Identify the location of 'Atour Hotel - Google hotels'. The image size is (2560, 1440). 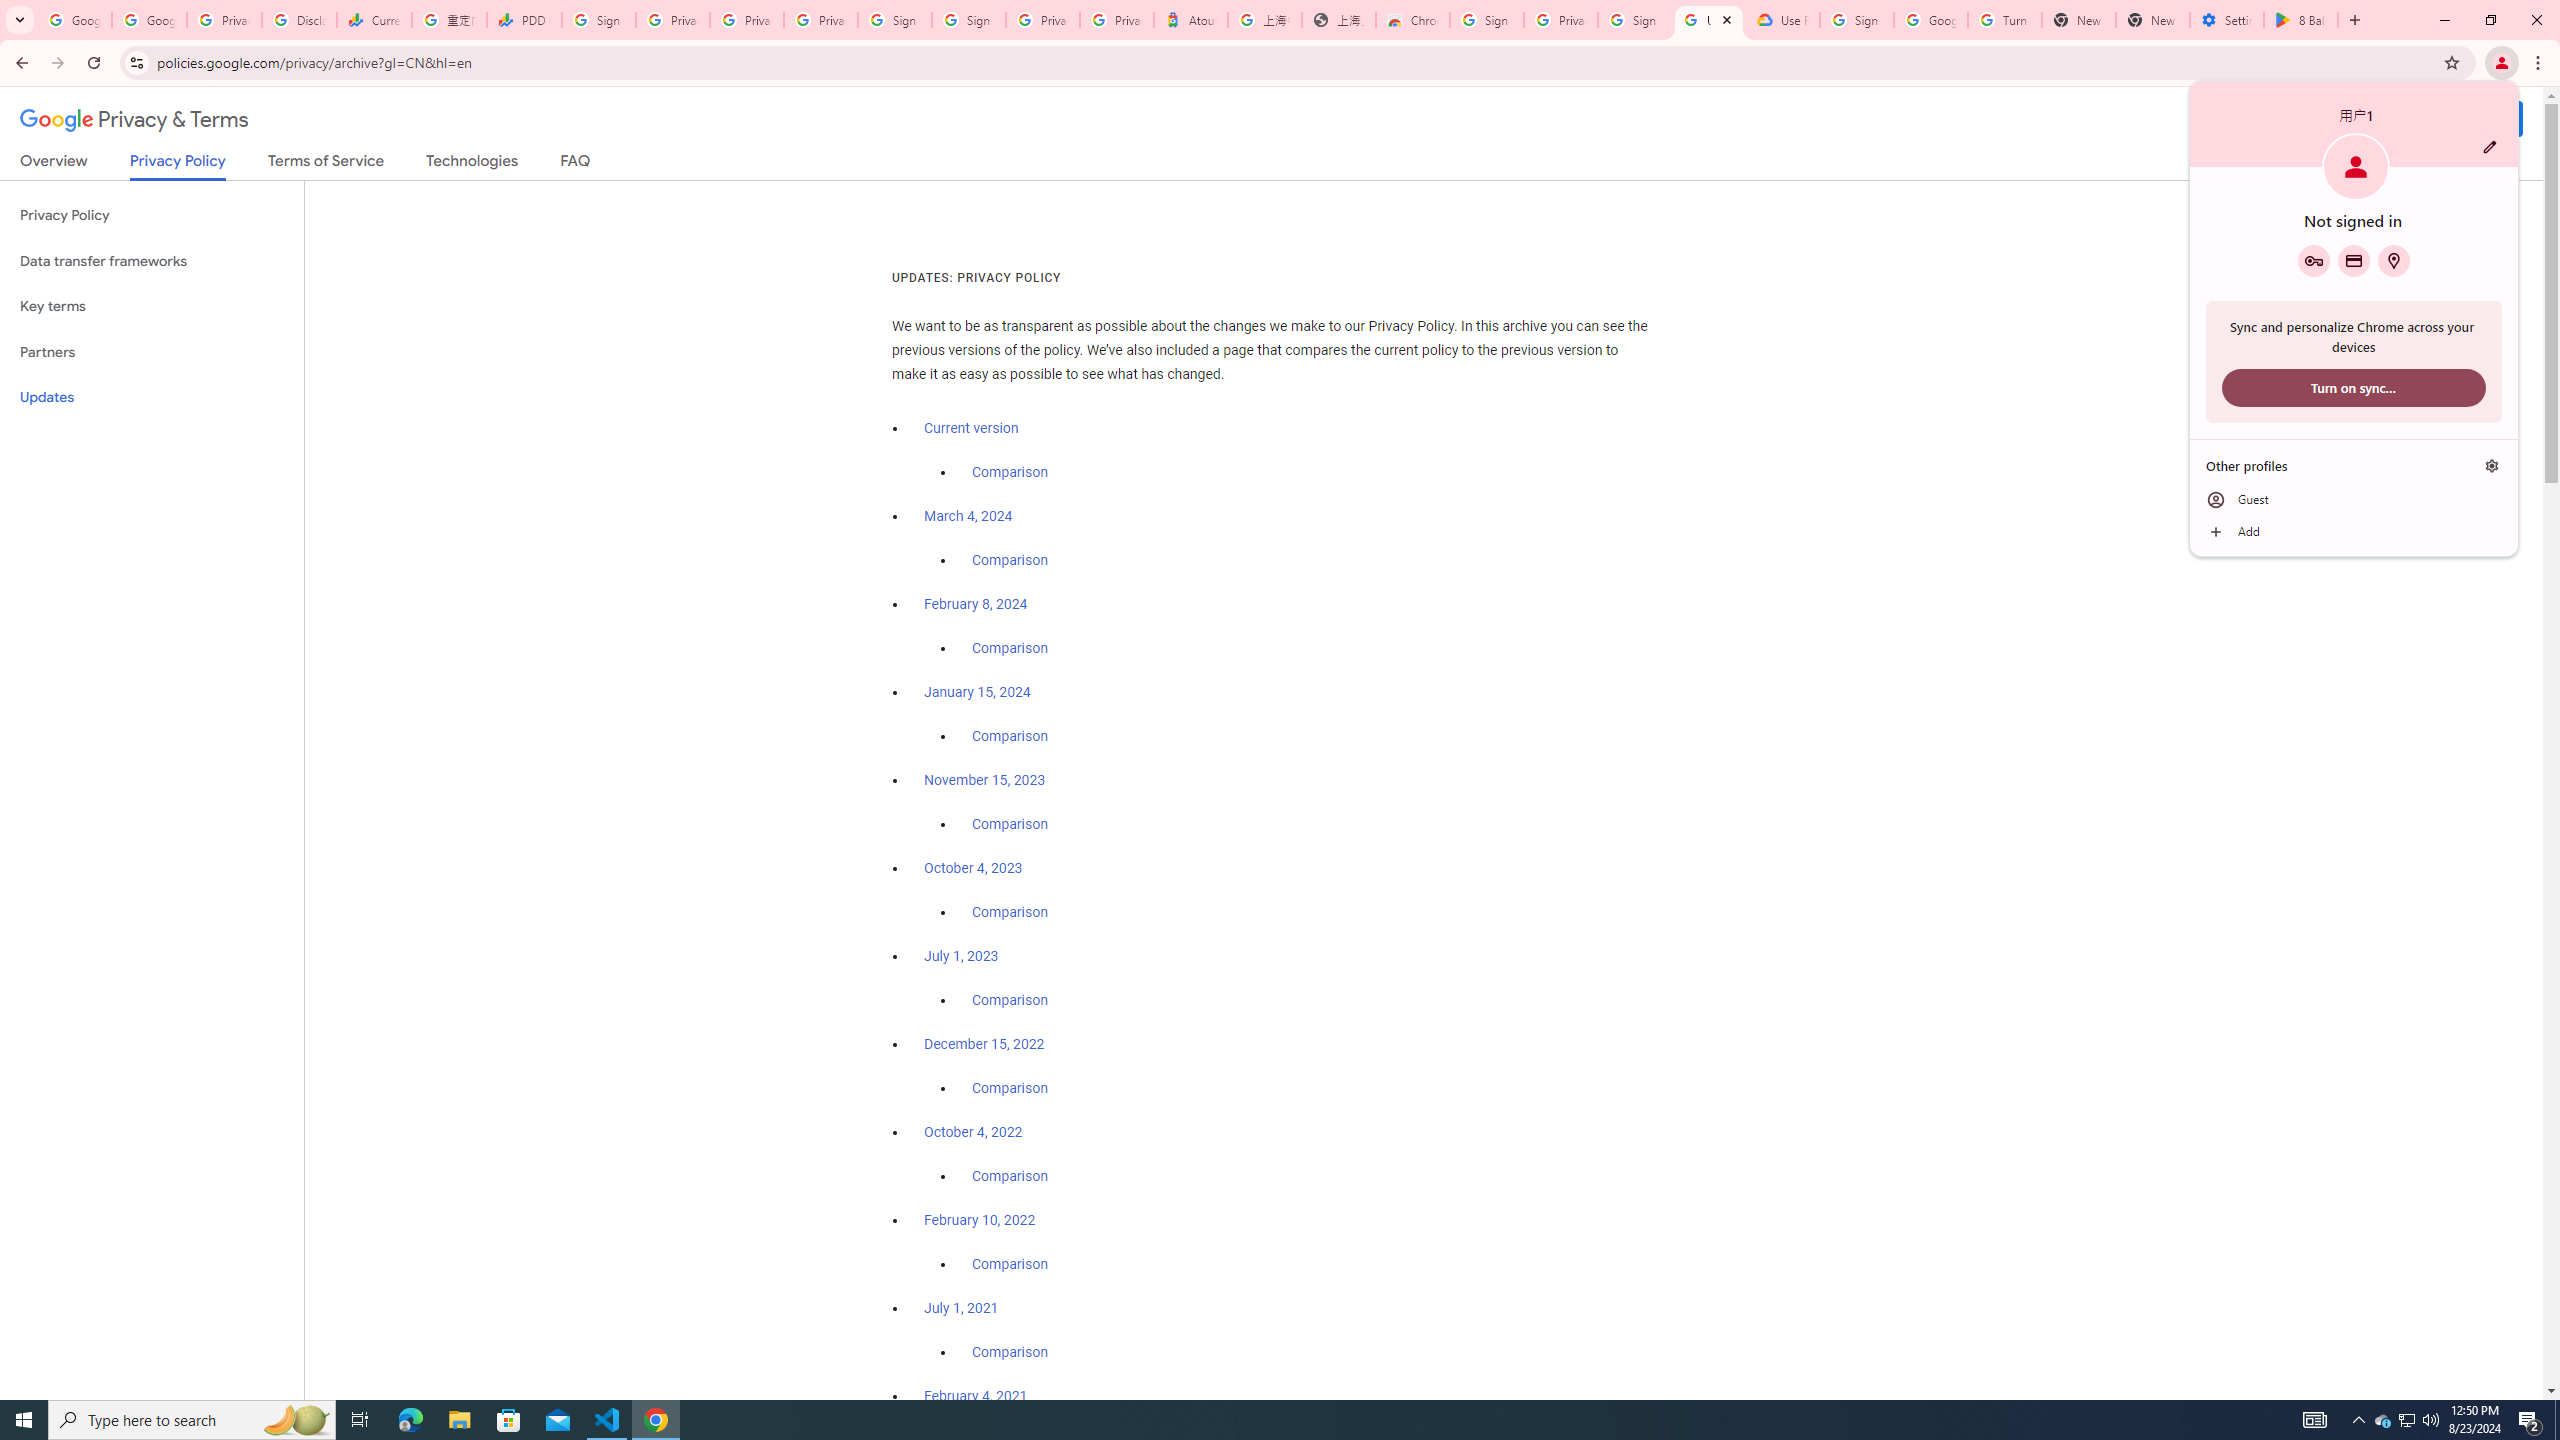
(1190, 19).